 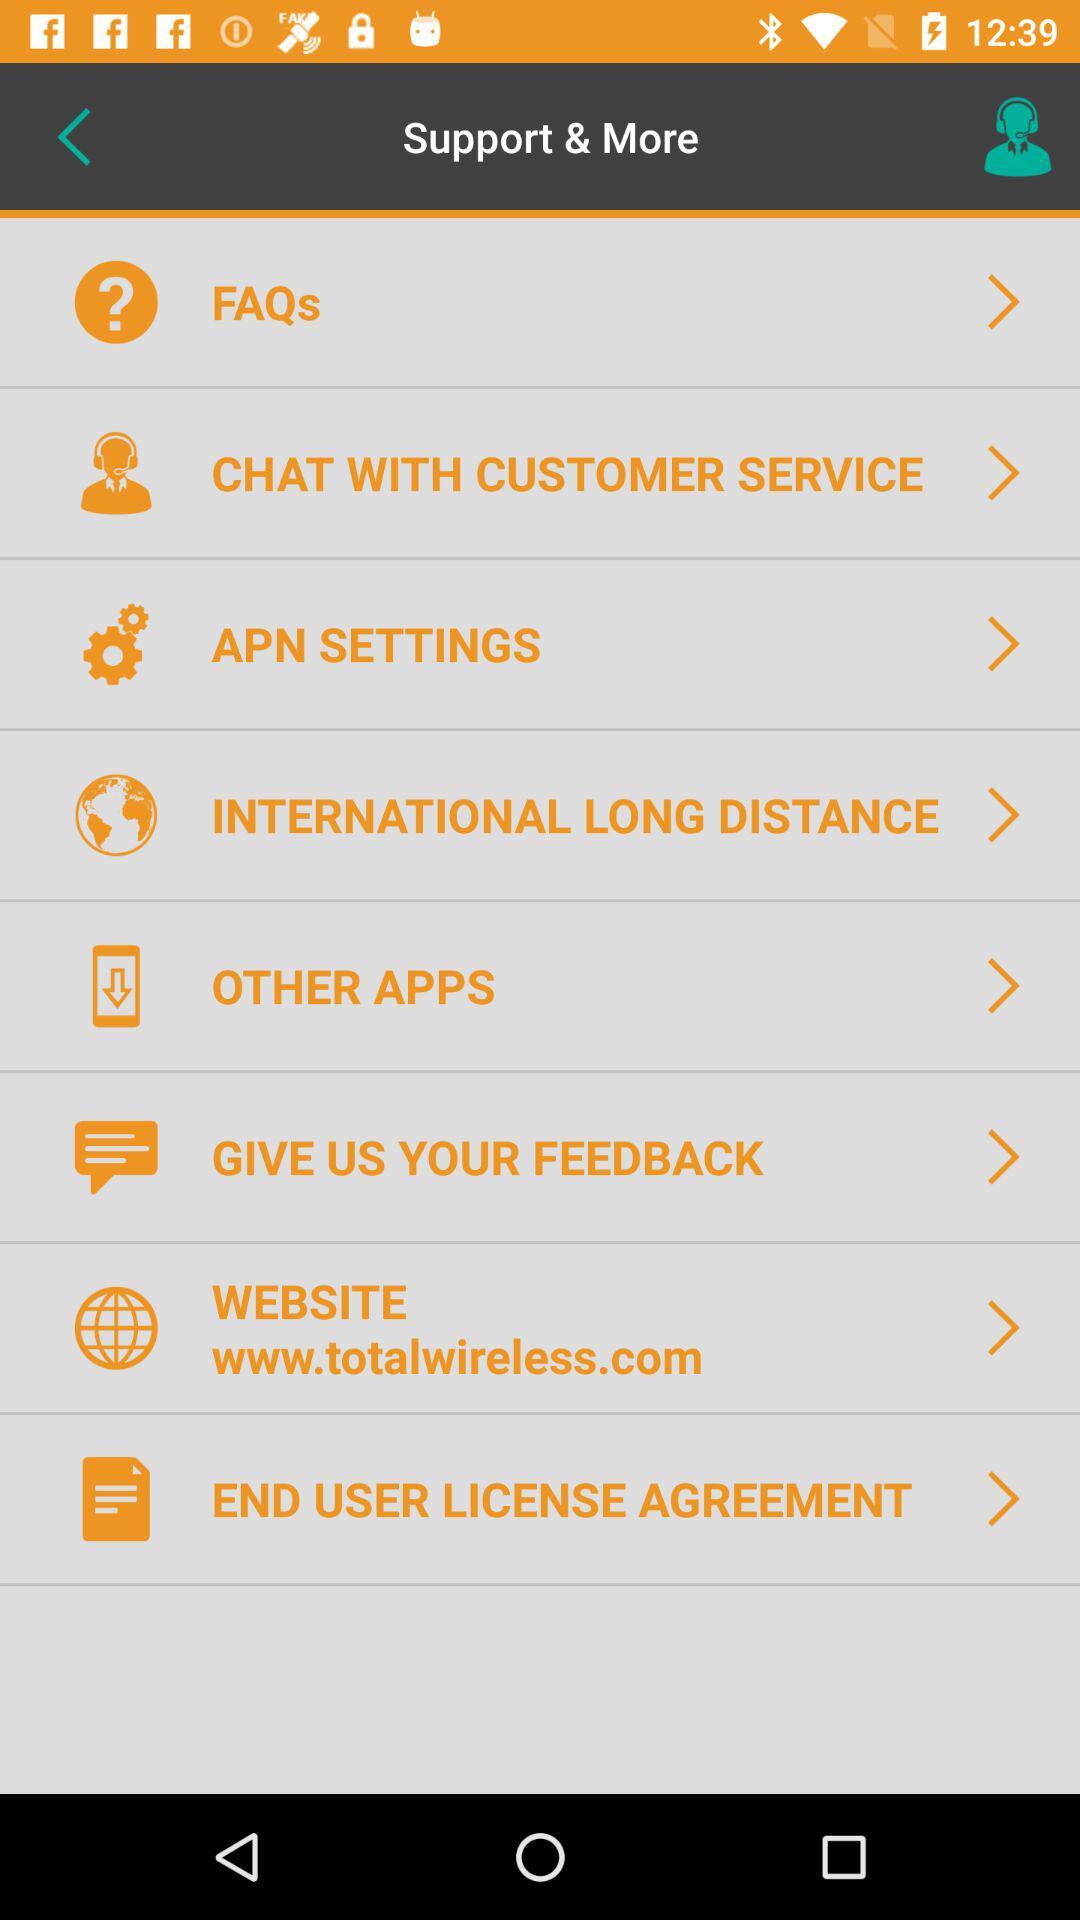 I want to click on the website www totalwireless icon, so click(x=470, y=1328).